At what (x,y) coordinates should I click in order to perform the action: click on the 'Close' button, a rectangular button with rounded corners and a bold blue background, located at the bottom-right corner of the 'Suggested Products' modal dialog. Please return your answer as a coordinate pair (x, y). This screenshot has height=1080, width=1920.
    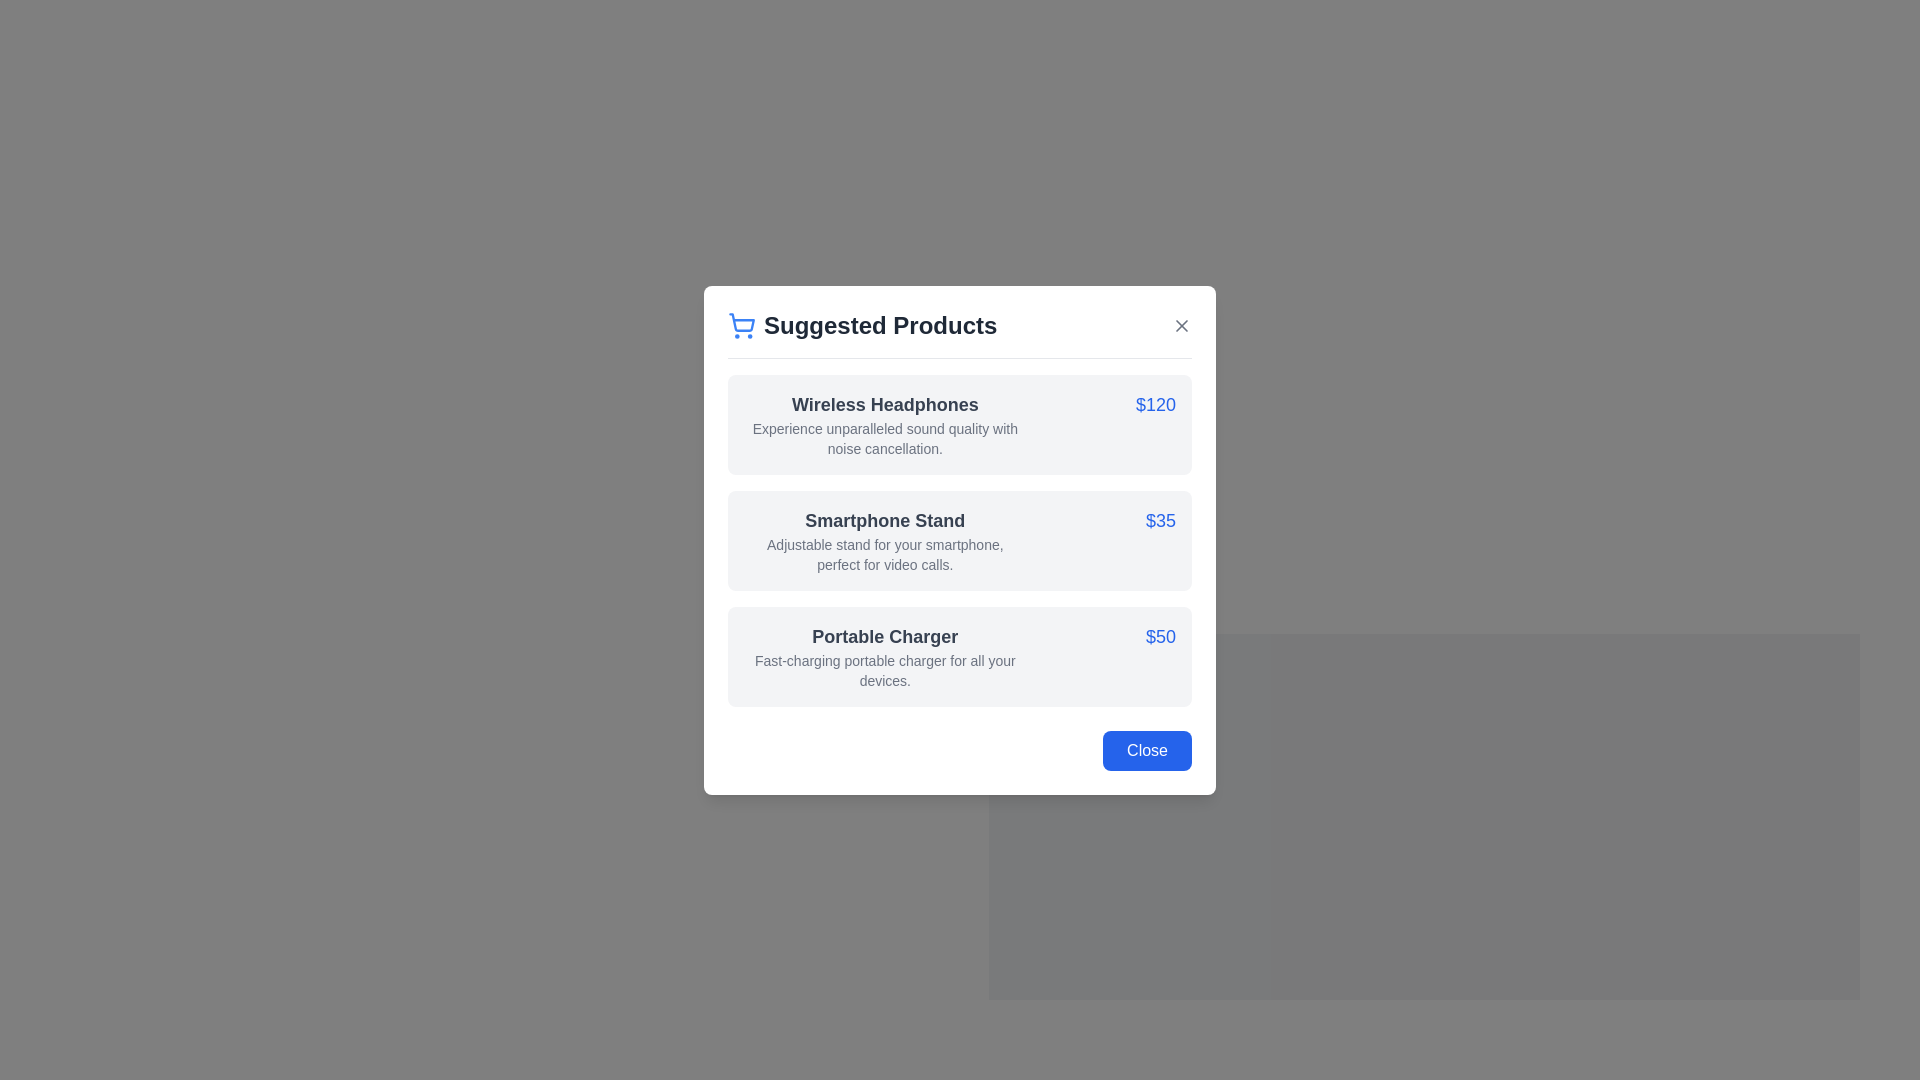
    Looking at the image, I should click on (1147, 750).